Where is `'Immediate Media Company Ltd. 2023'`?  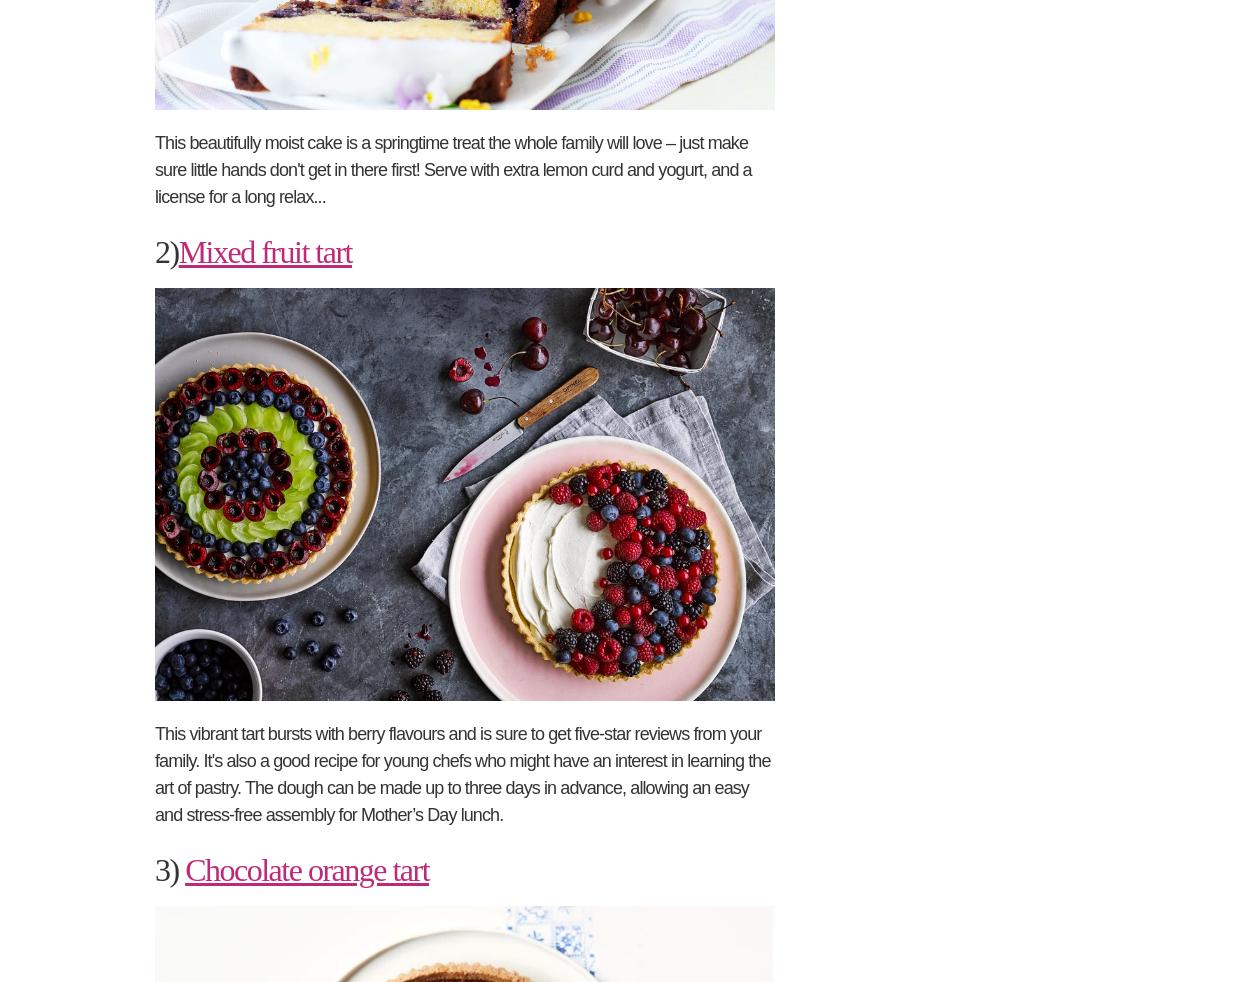
'Immediate Media Company Ltd. 2023' is located at coordinates (417, 57).